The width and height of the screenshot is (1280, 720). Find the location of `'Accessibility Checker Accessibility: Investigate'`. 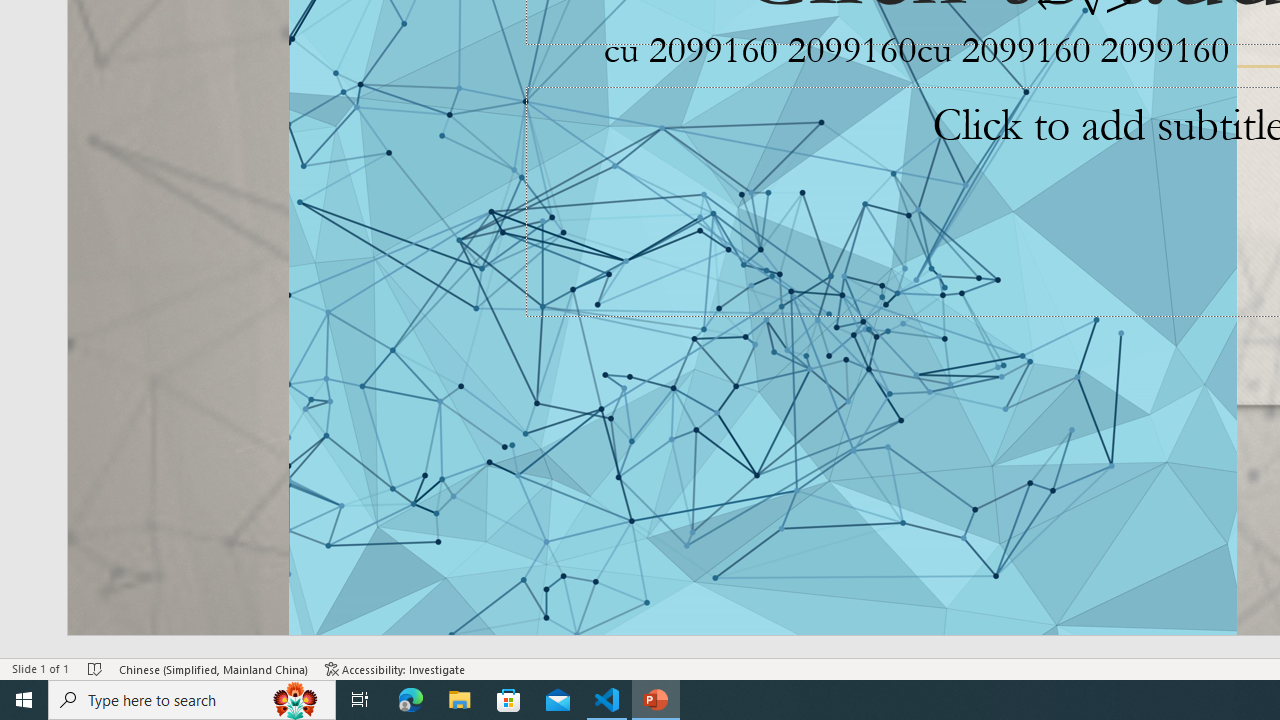

'Accessibility Checker Accessibility: Investigate' is located at coordinates (395, 669).